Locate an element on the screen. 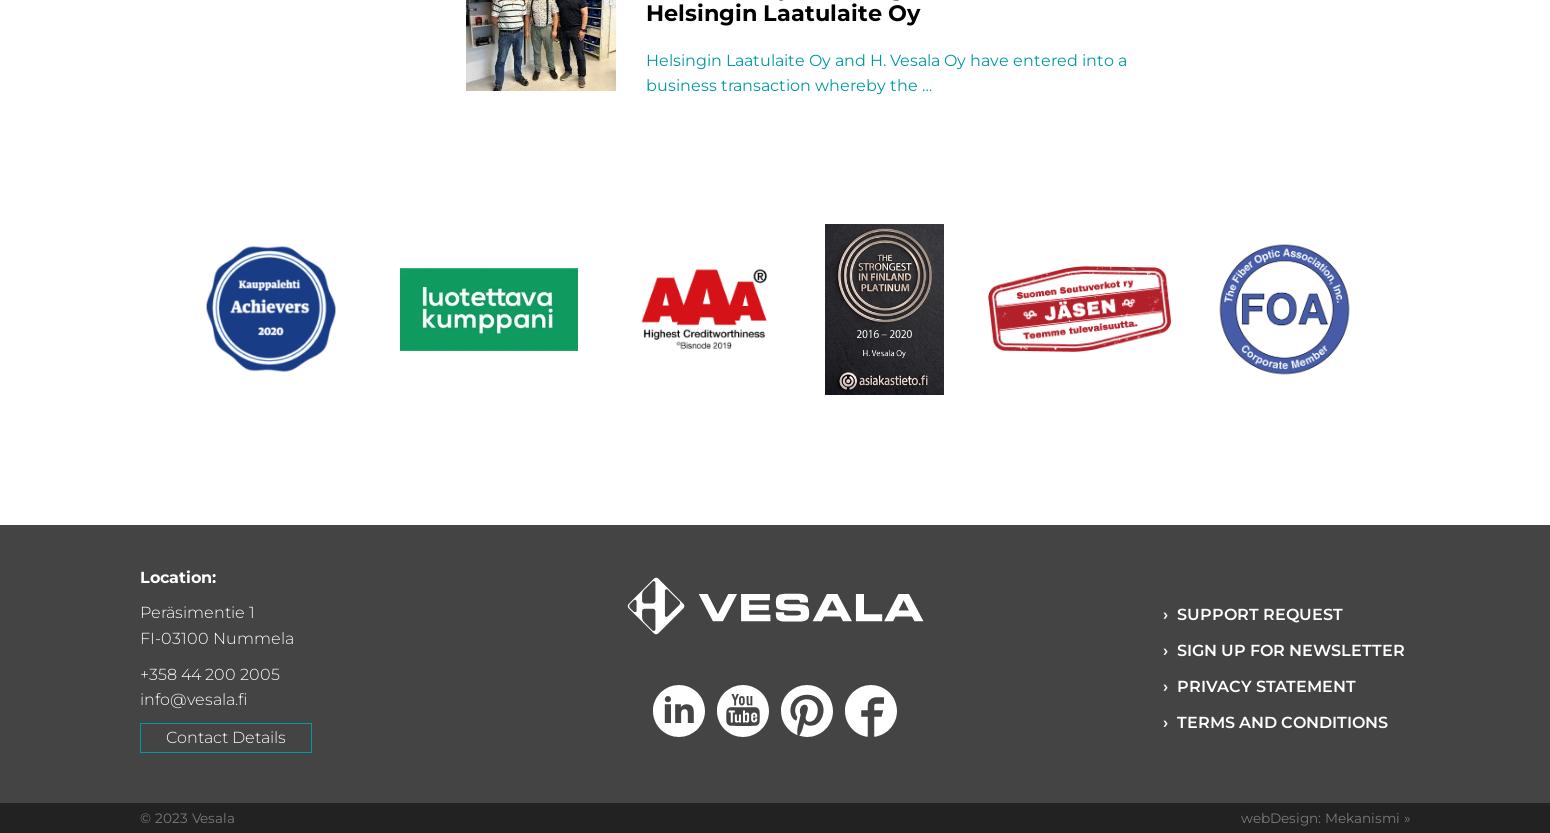  'Sign up for Newsletter' is located at coordinates (1175, 649).